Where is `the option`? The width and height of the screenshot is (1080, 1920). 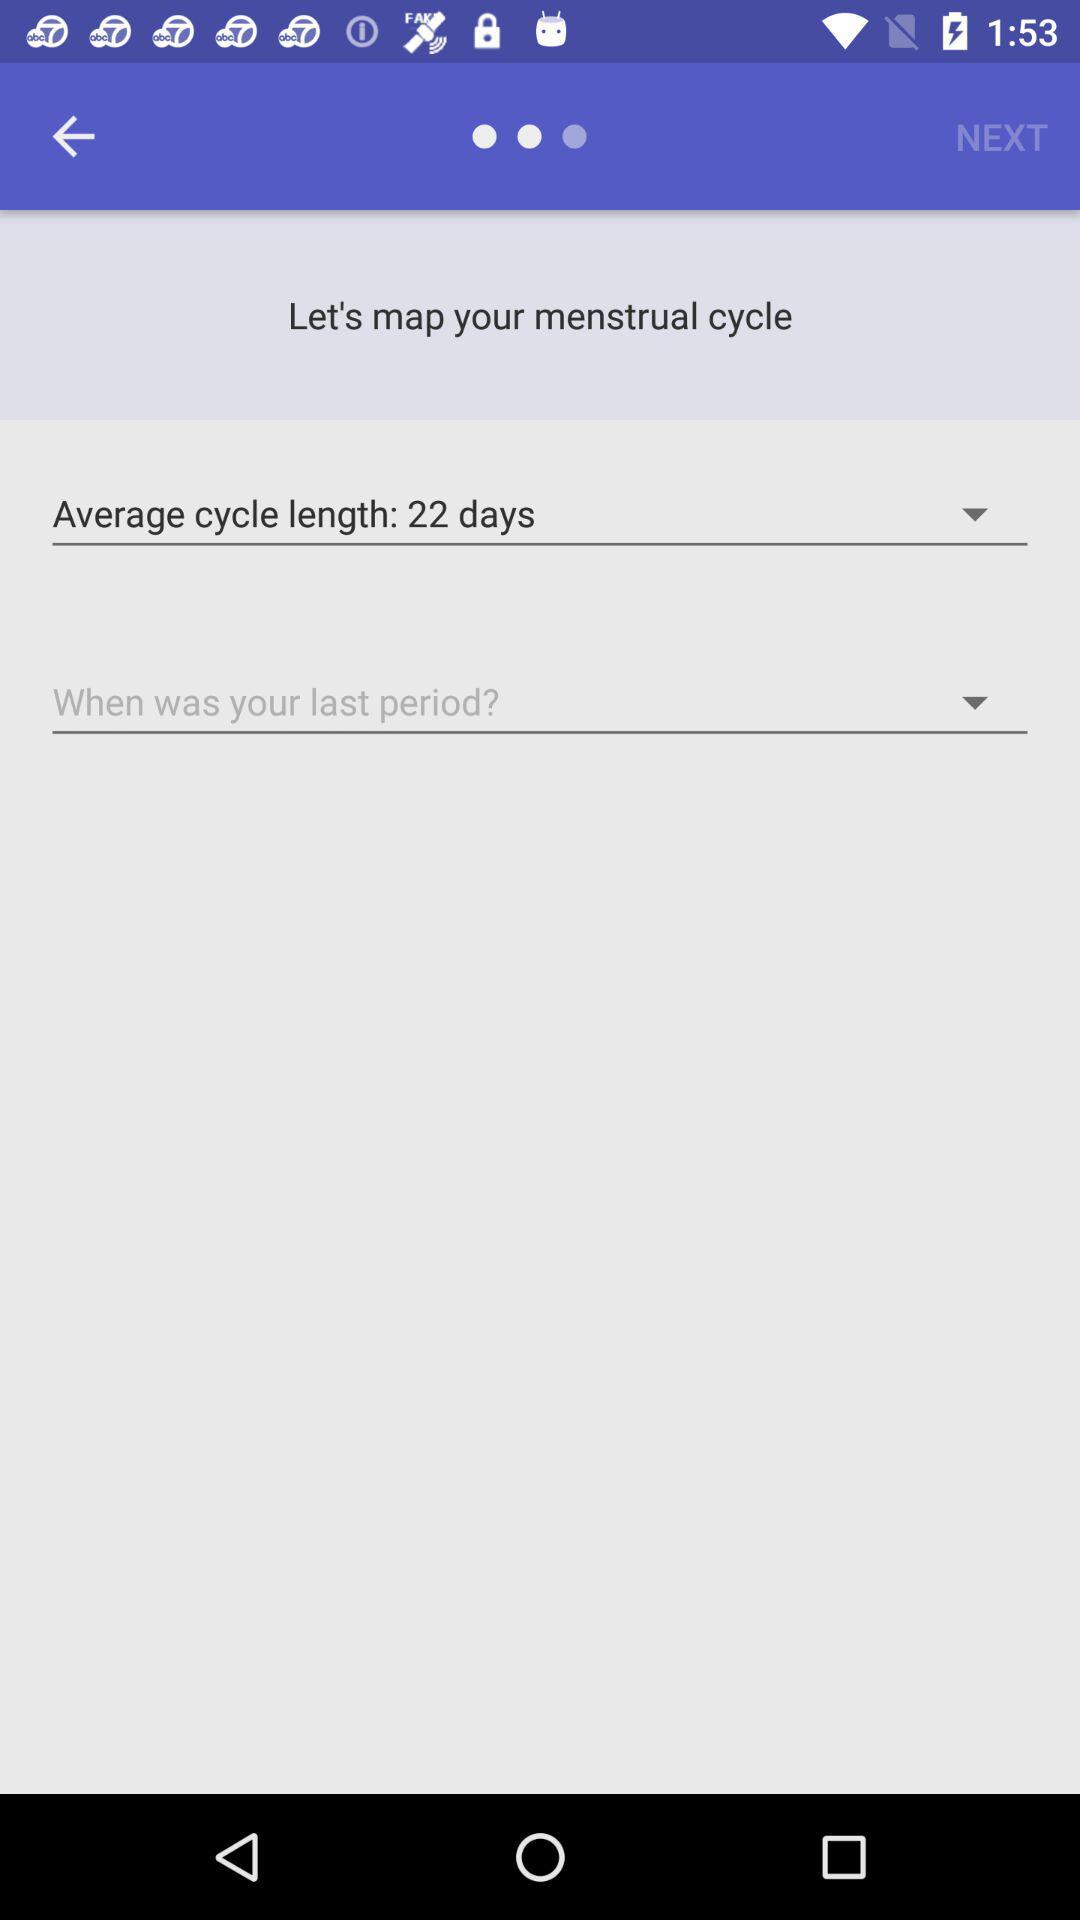
the option is located at coordinates (540, 702).